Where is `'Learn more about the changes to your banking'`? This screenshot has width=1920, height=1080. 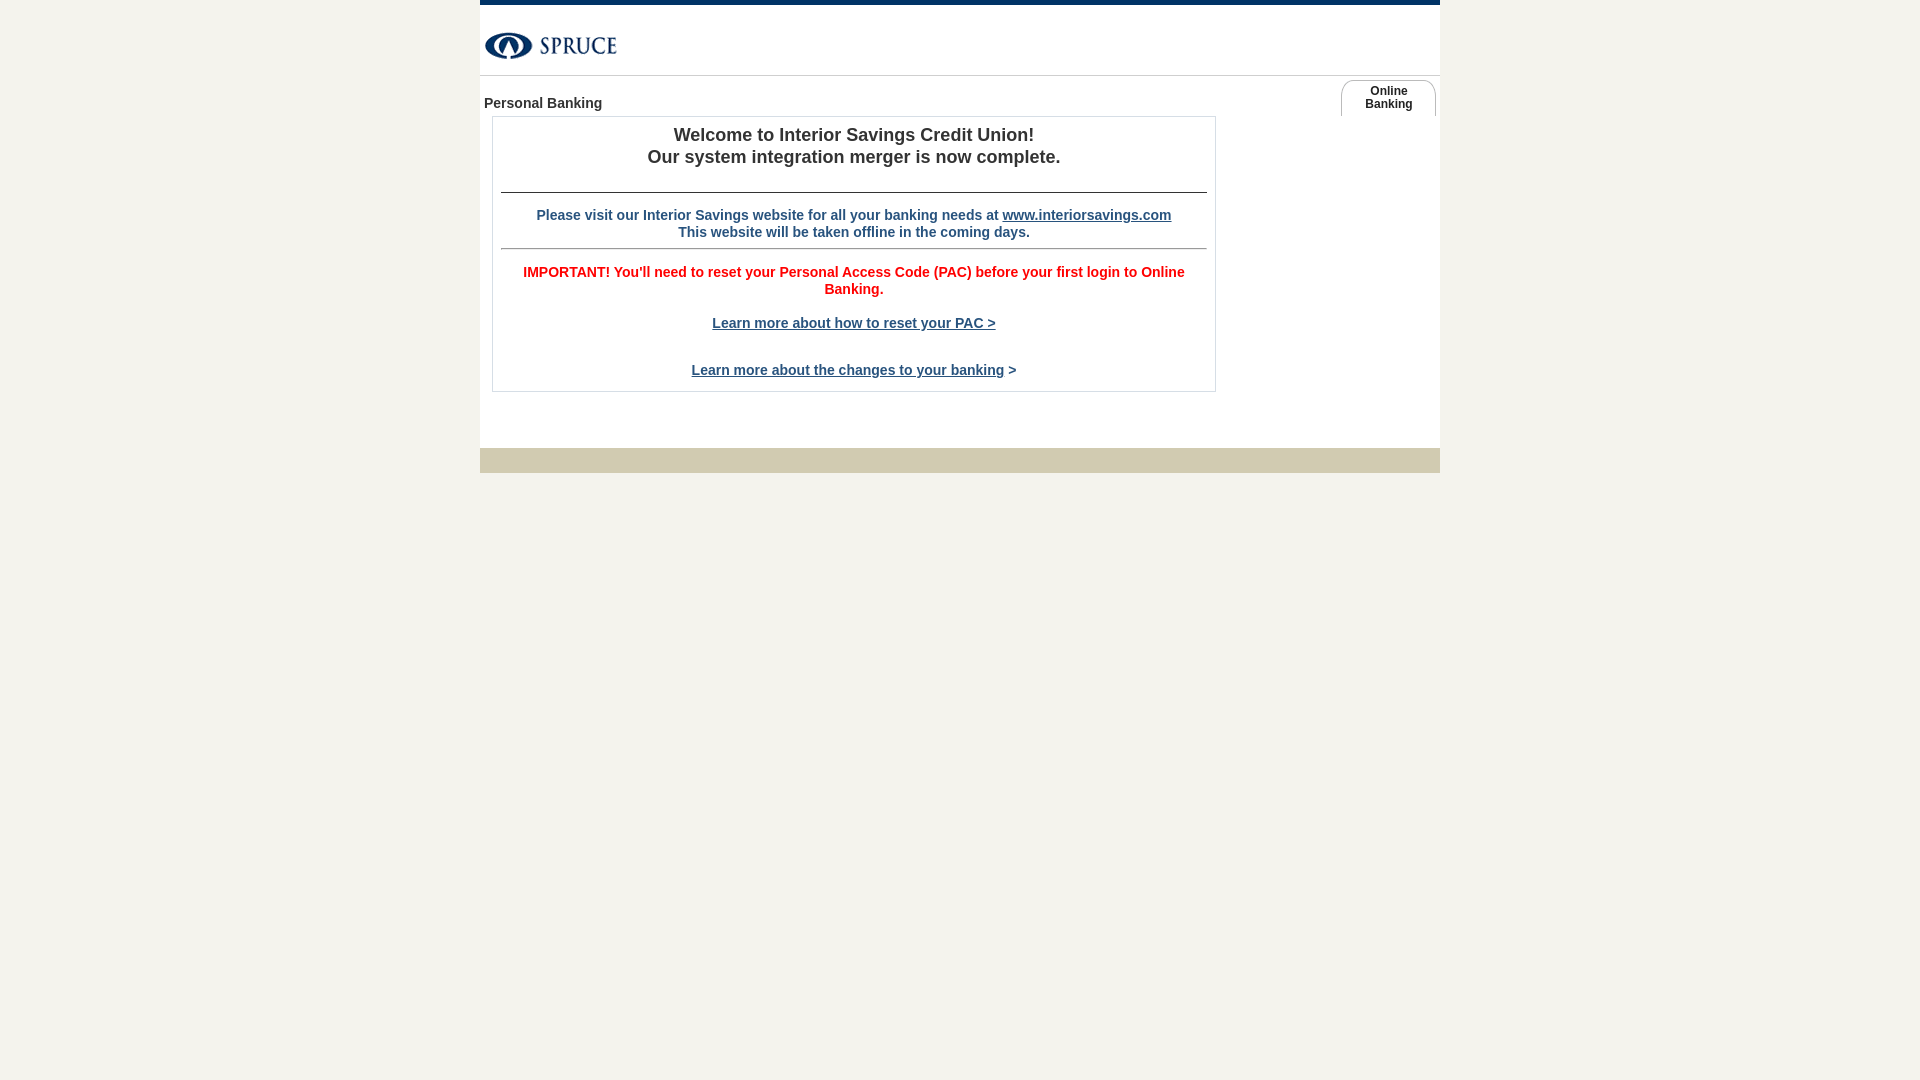
'Learn more about the changes to your banking' is located at coordinates (848, 370).